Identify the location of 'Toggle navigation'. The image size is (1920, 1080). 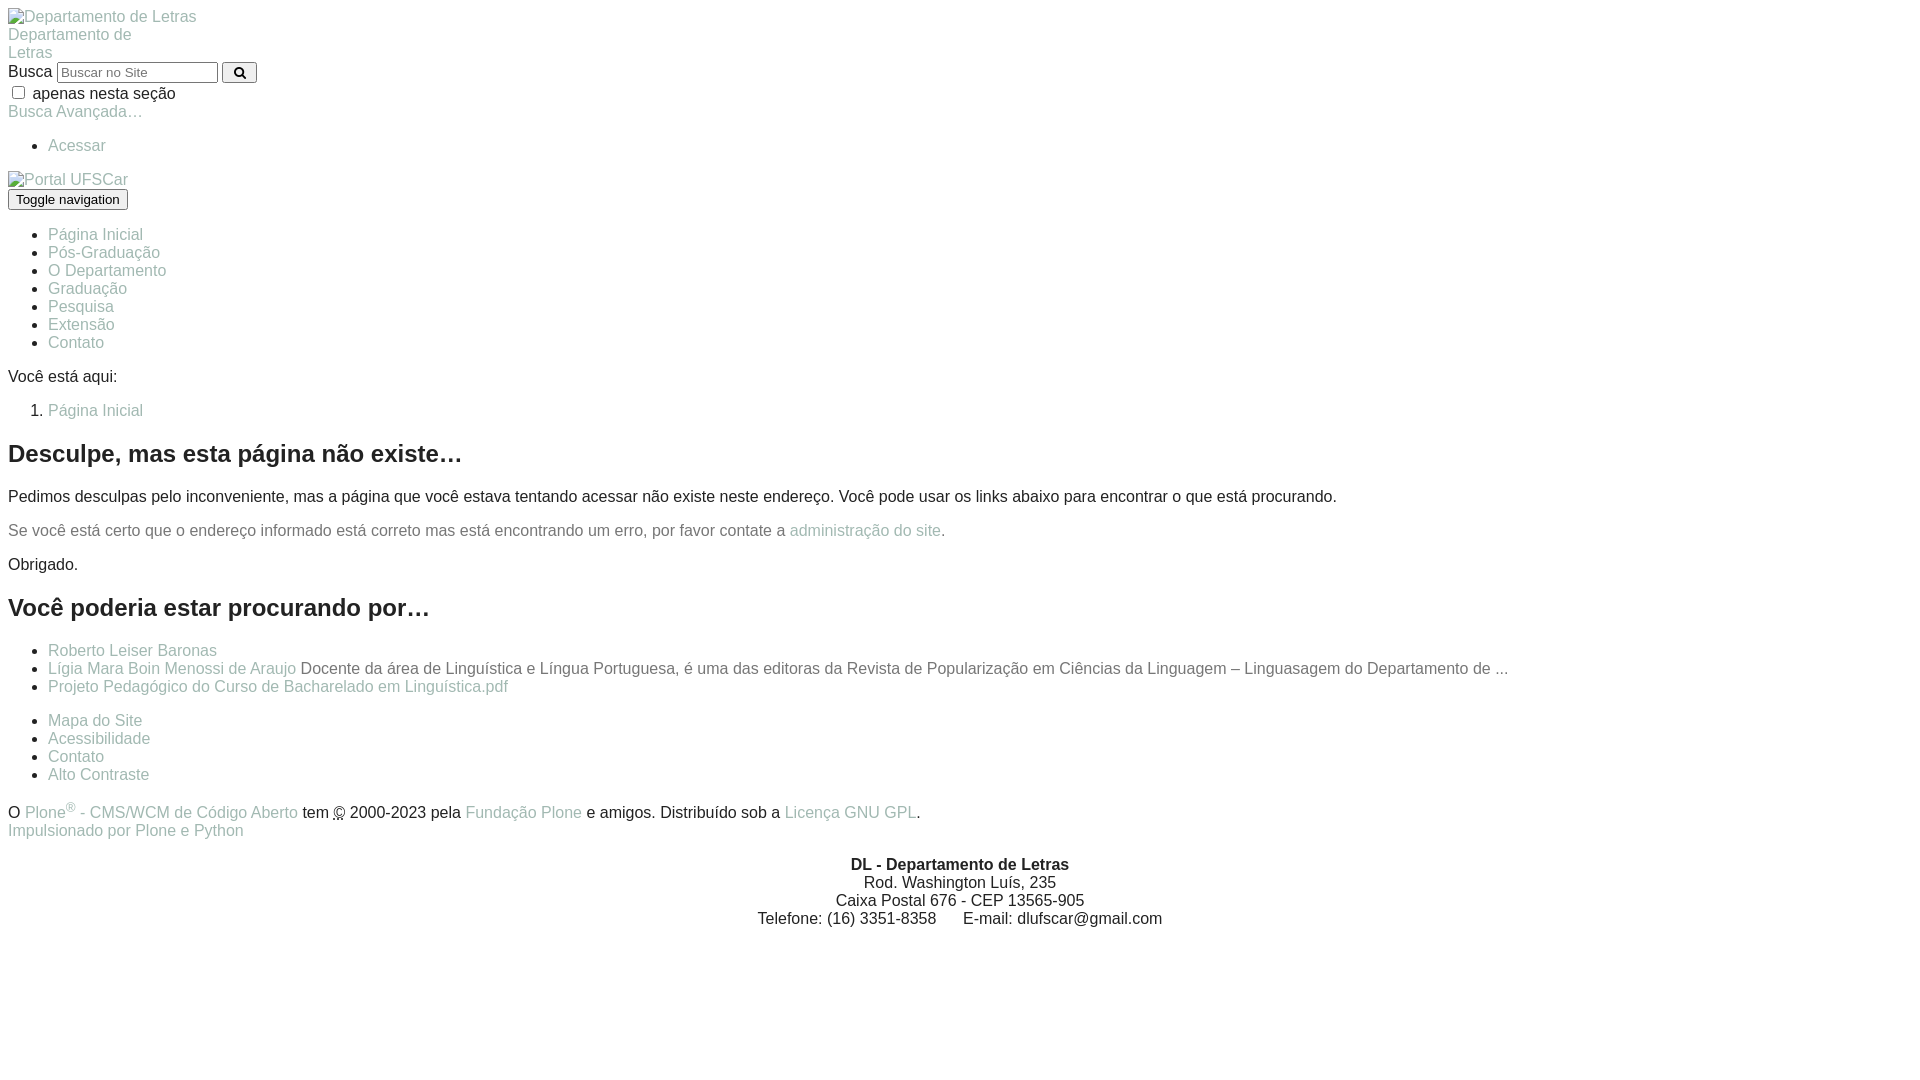
(8, 199).